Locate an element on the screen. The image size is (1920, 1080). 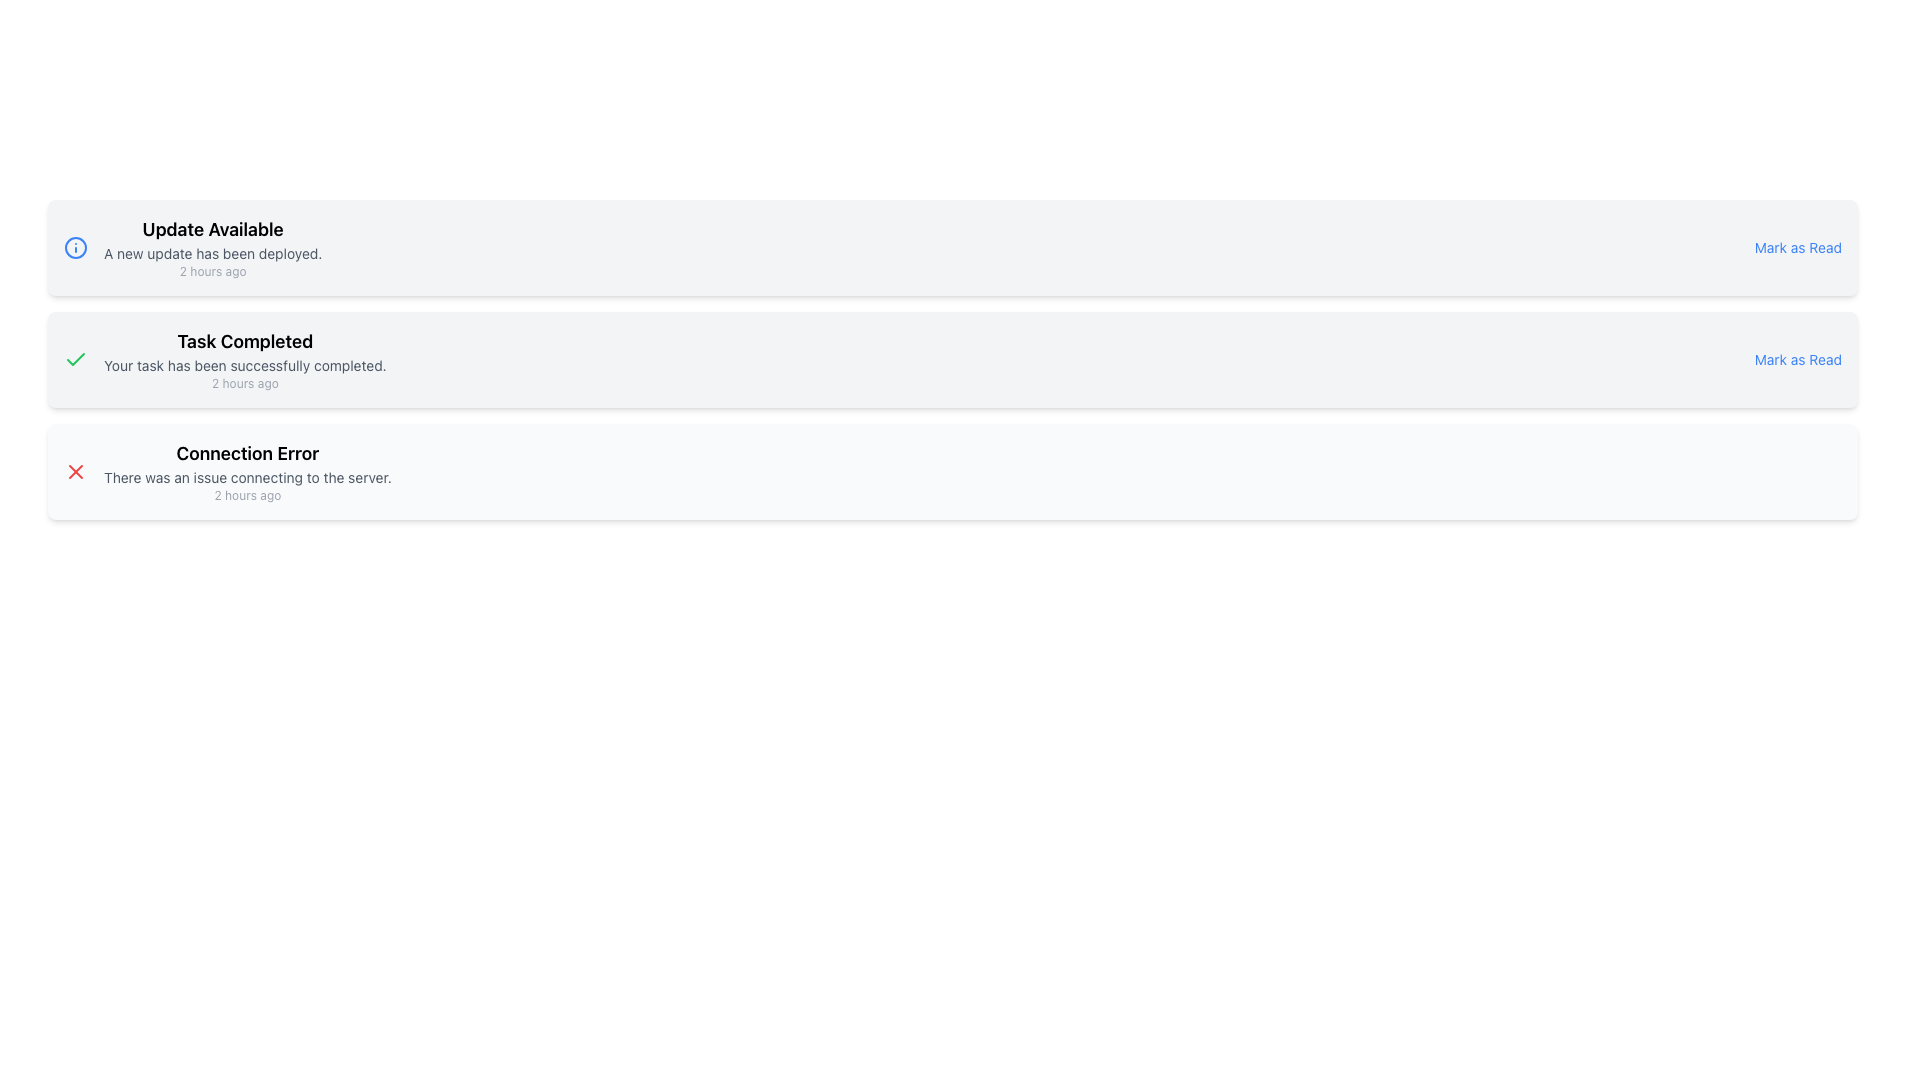
the green checkmark icon located beside the 'Task Completed' notification panel by moving the cursor to its center is located at coordinates (76, 358).